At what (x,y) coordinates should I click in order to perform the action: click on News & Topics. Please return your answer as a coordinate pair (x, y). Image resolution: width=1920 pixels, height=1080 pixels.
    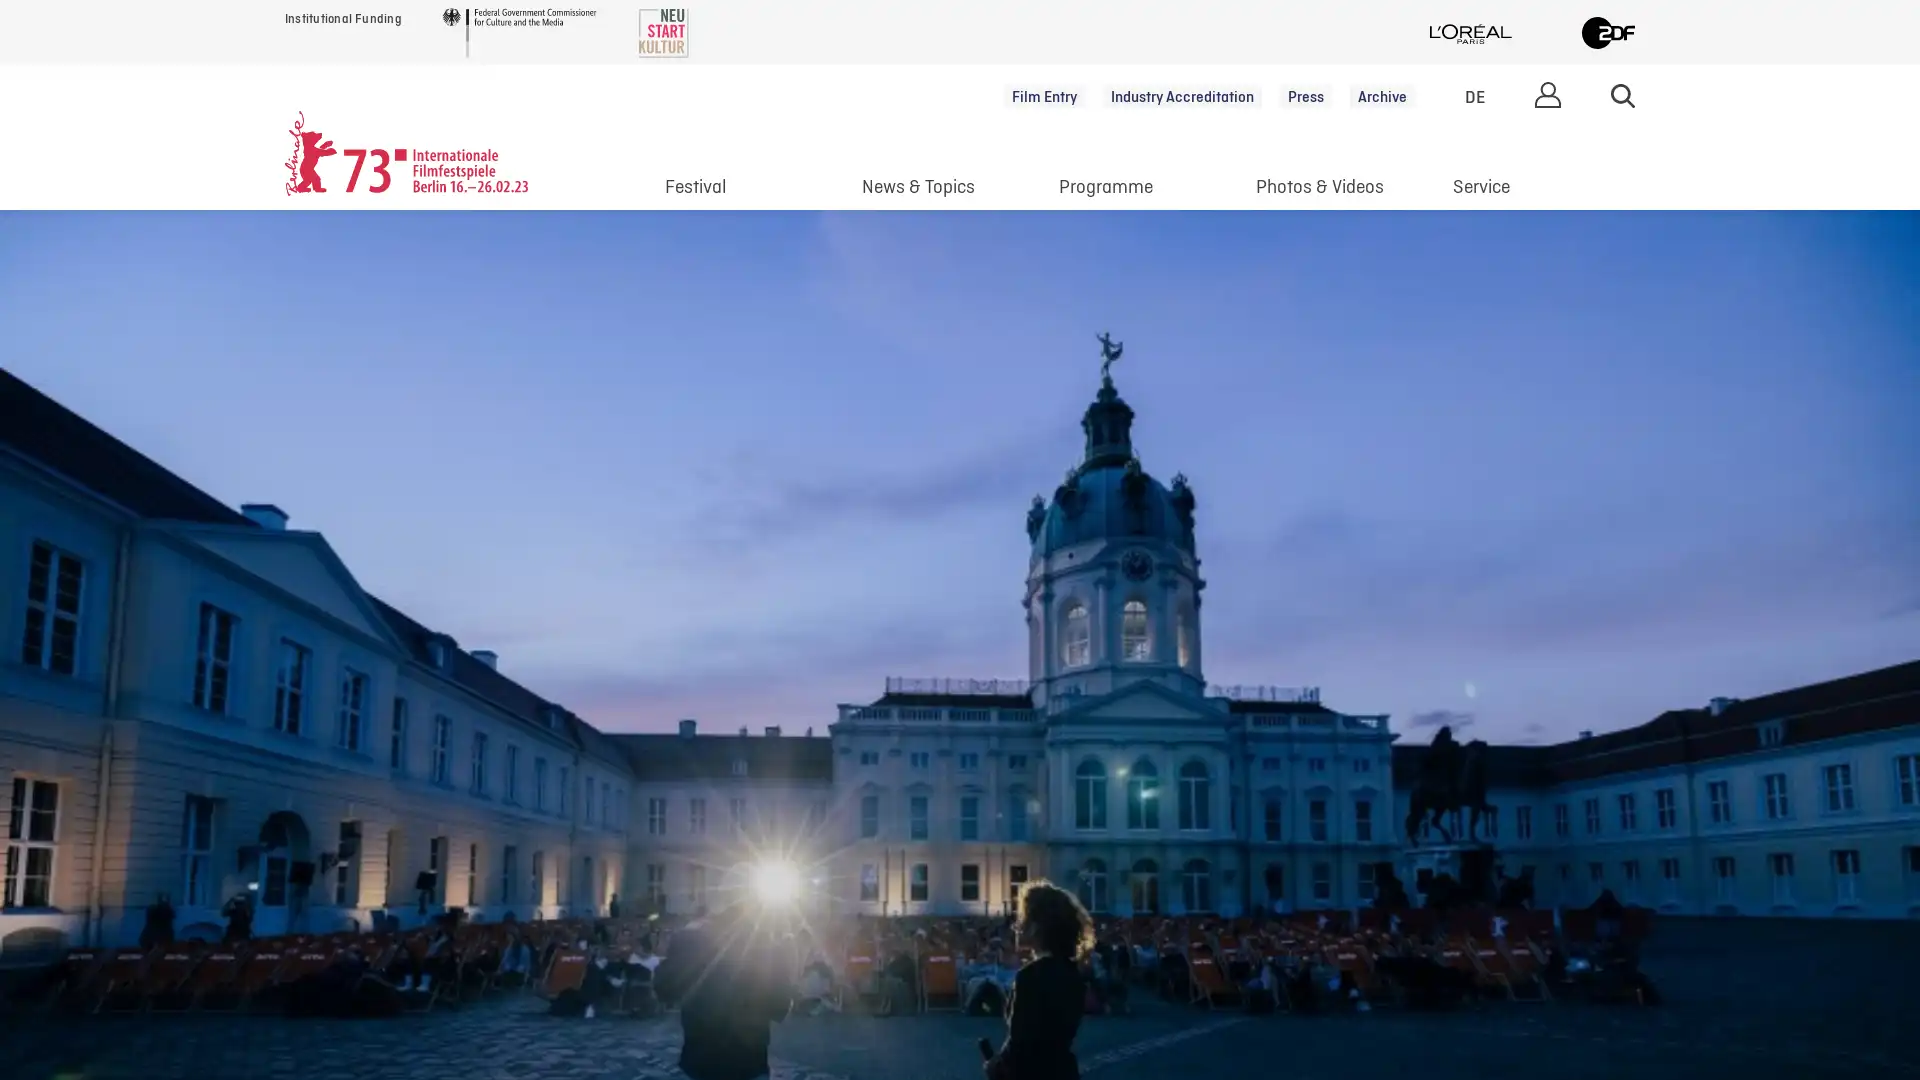
    Looking at the image, I should click on (916, 191).